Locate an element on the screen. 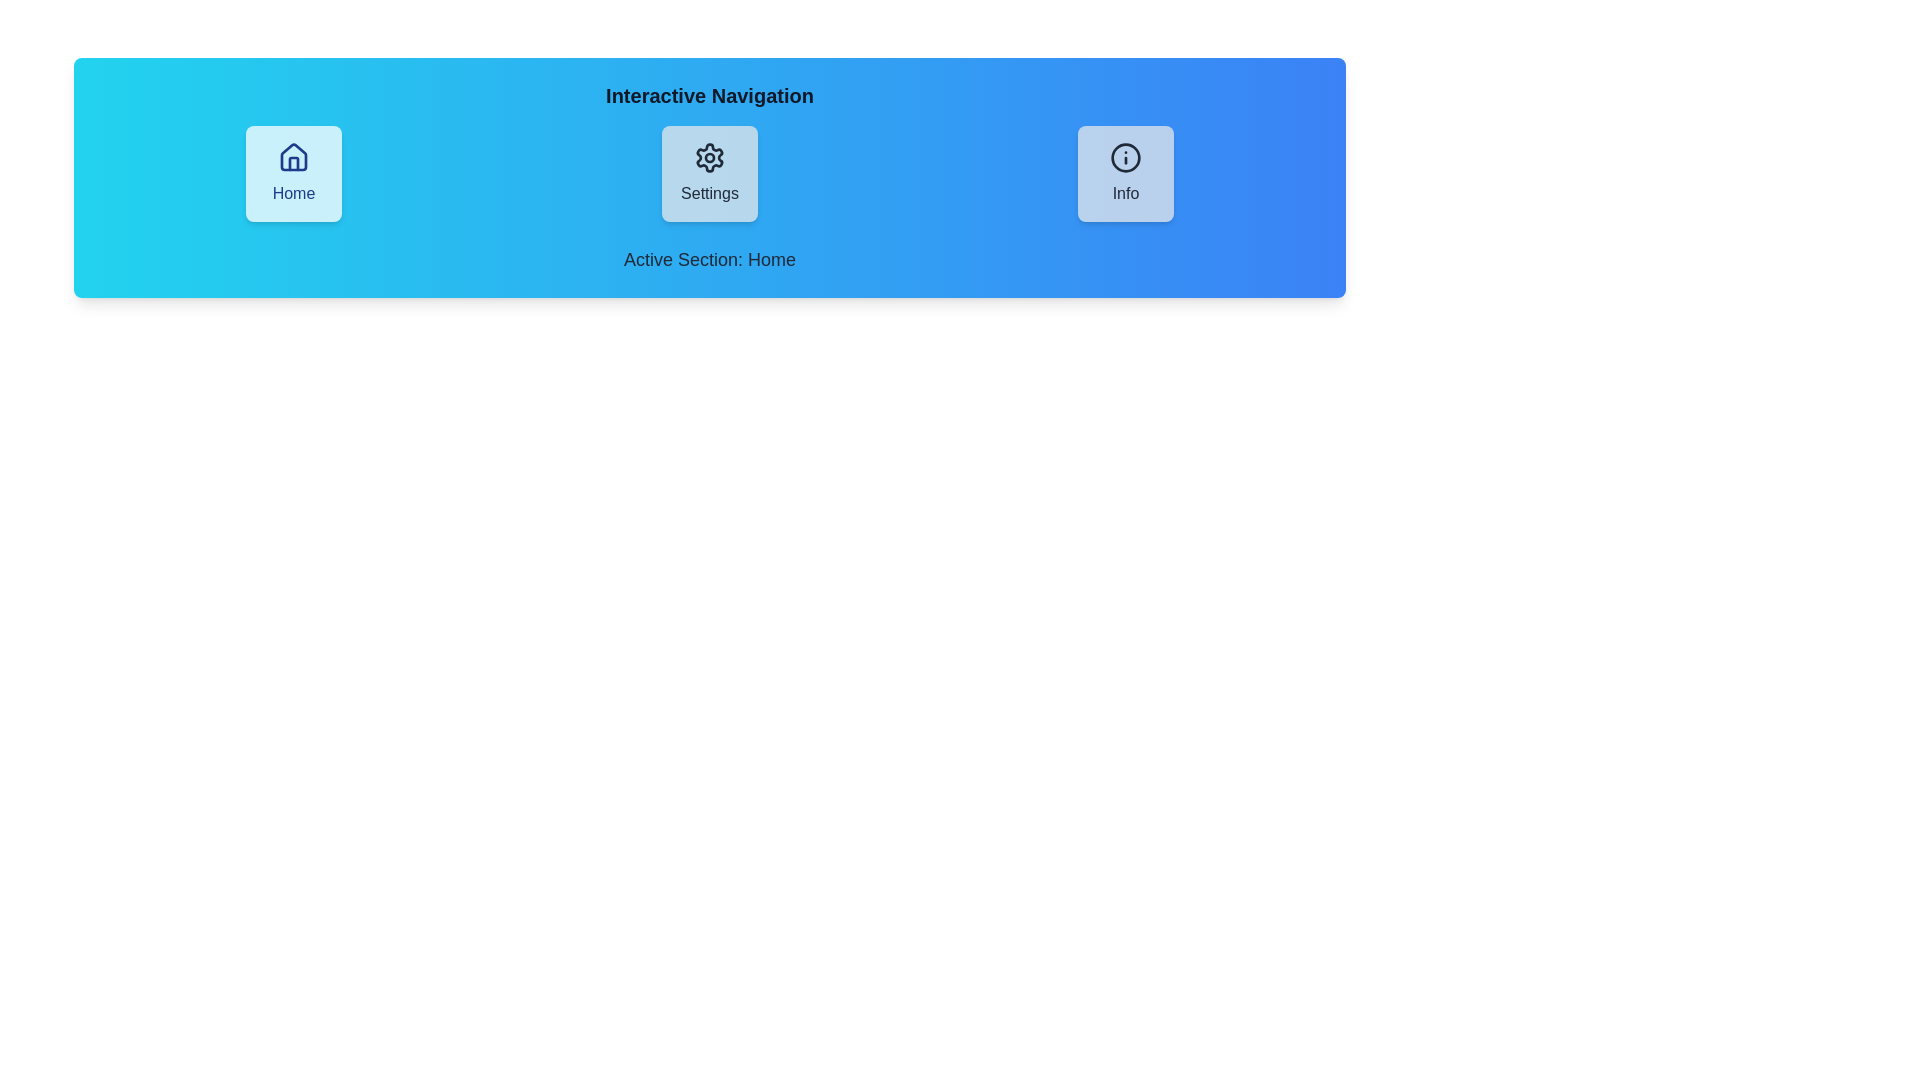 This screenshot has width=1920, height=1080. the Settings button to navigate to the corresponding view is located at coordinates (710, 172).